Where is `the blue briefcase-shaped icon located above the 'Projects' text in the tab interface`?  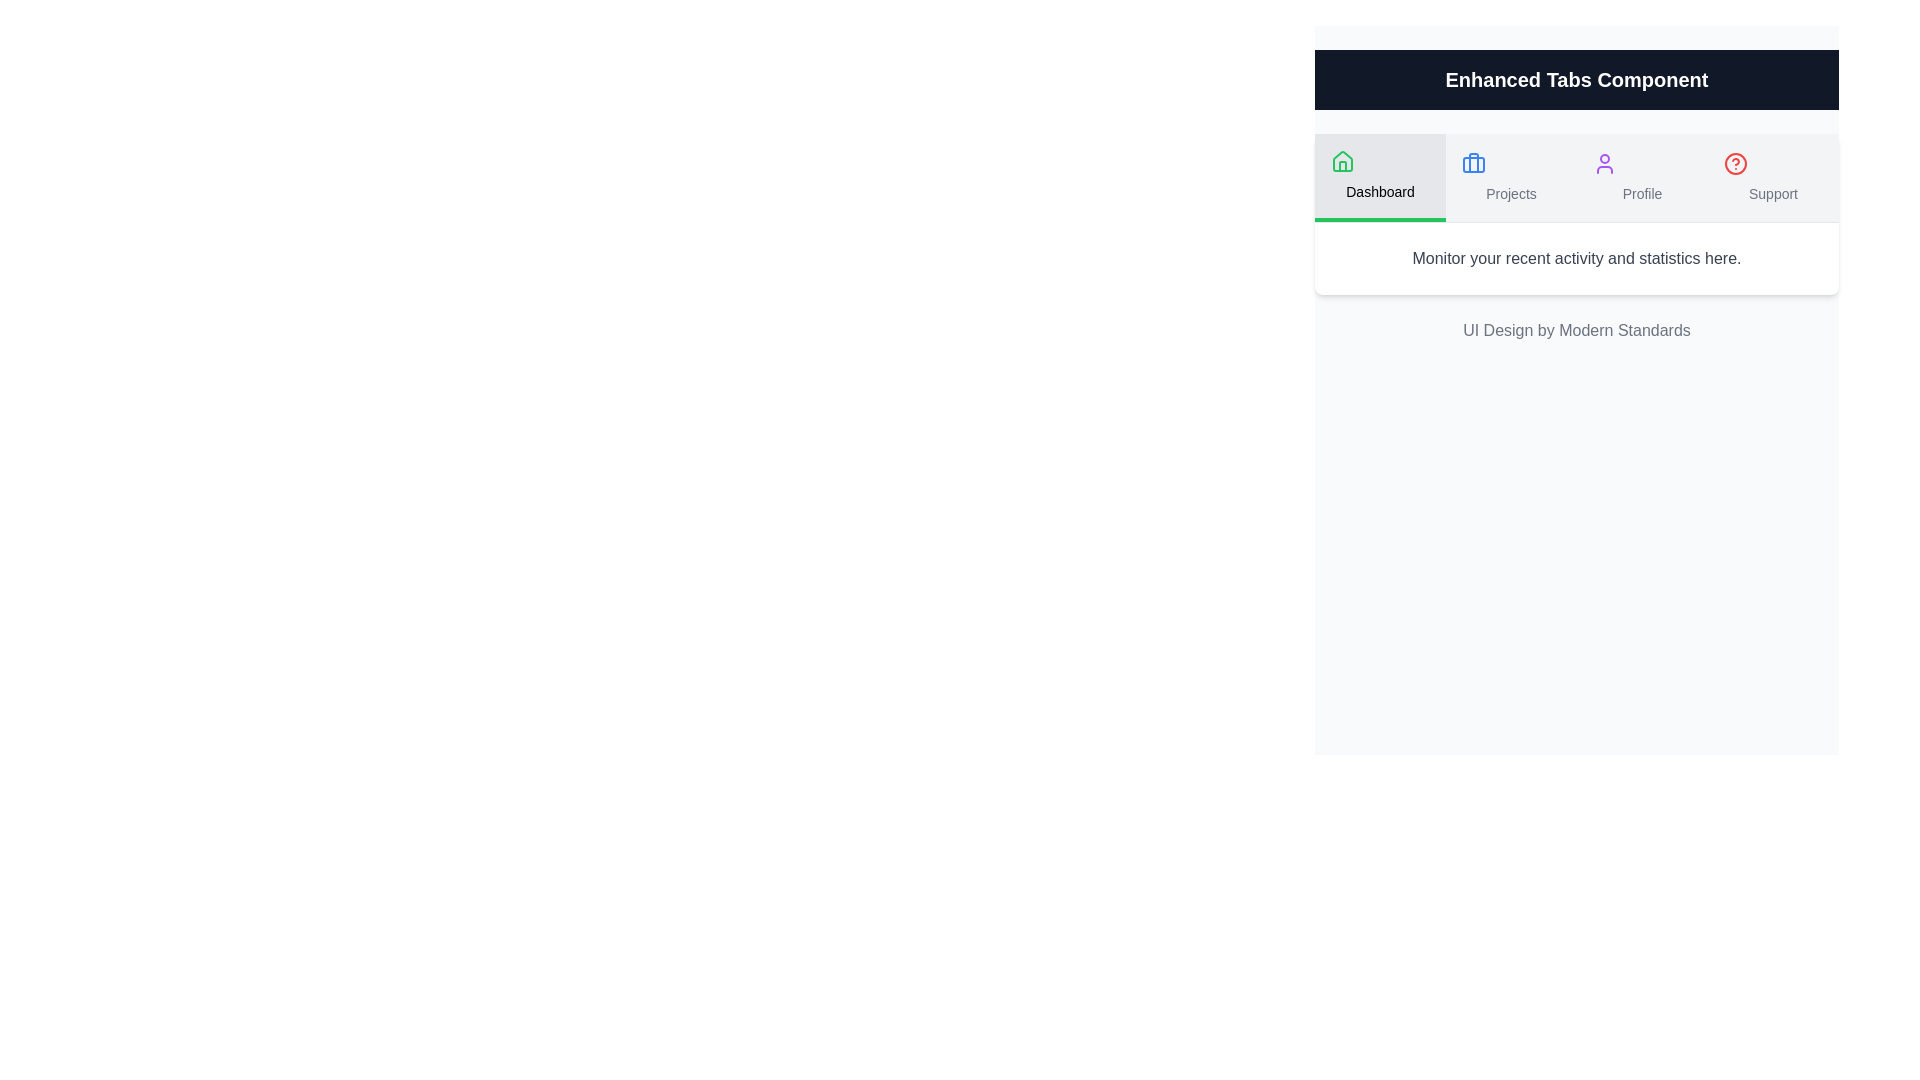
the blue briefcase-shaped icon located above the 'Projects' text in the tab interface is located at coordinates (1473, 163).